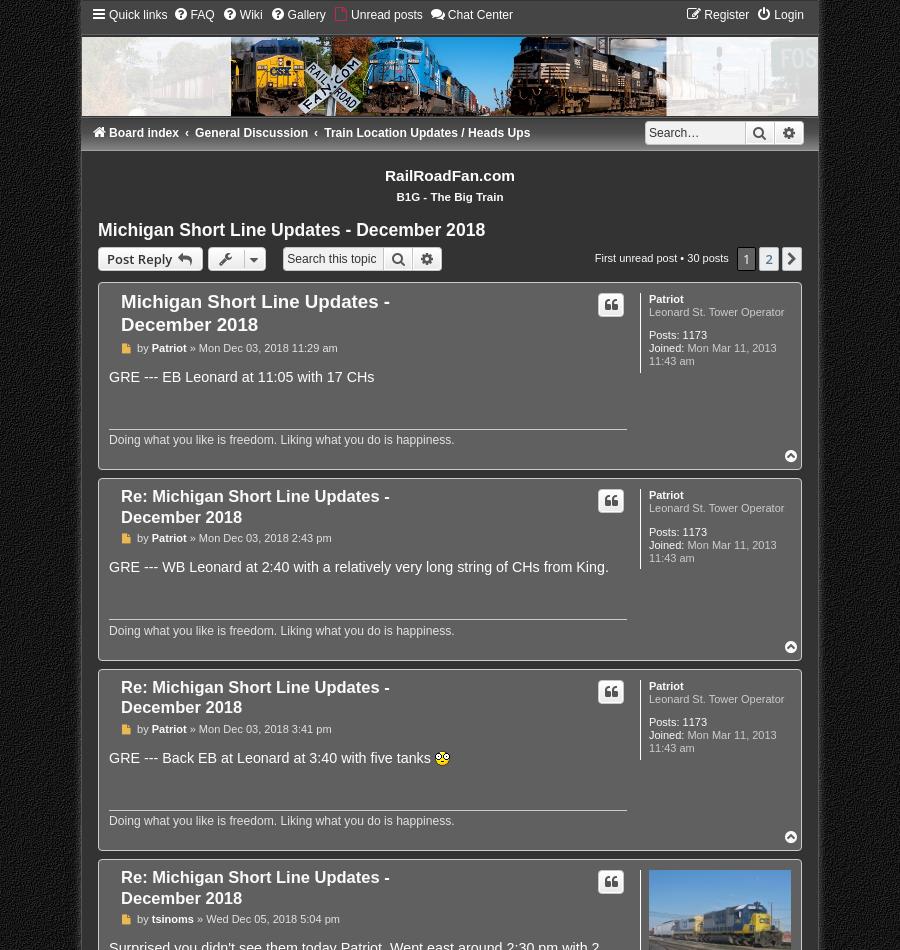  Describe the element at coordinates (384, 175) in the screenshot. I see `'RailRoadFan.com'` at that location.